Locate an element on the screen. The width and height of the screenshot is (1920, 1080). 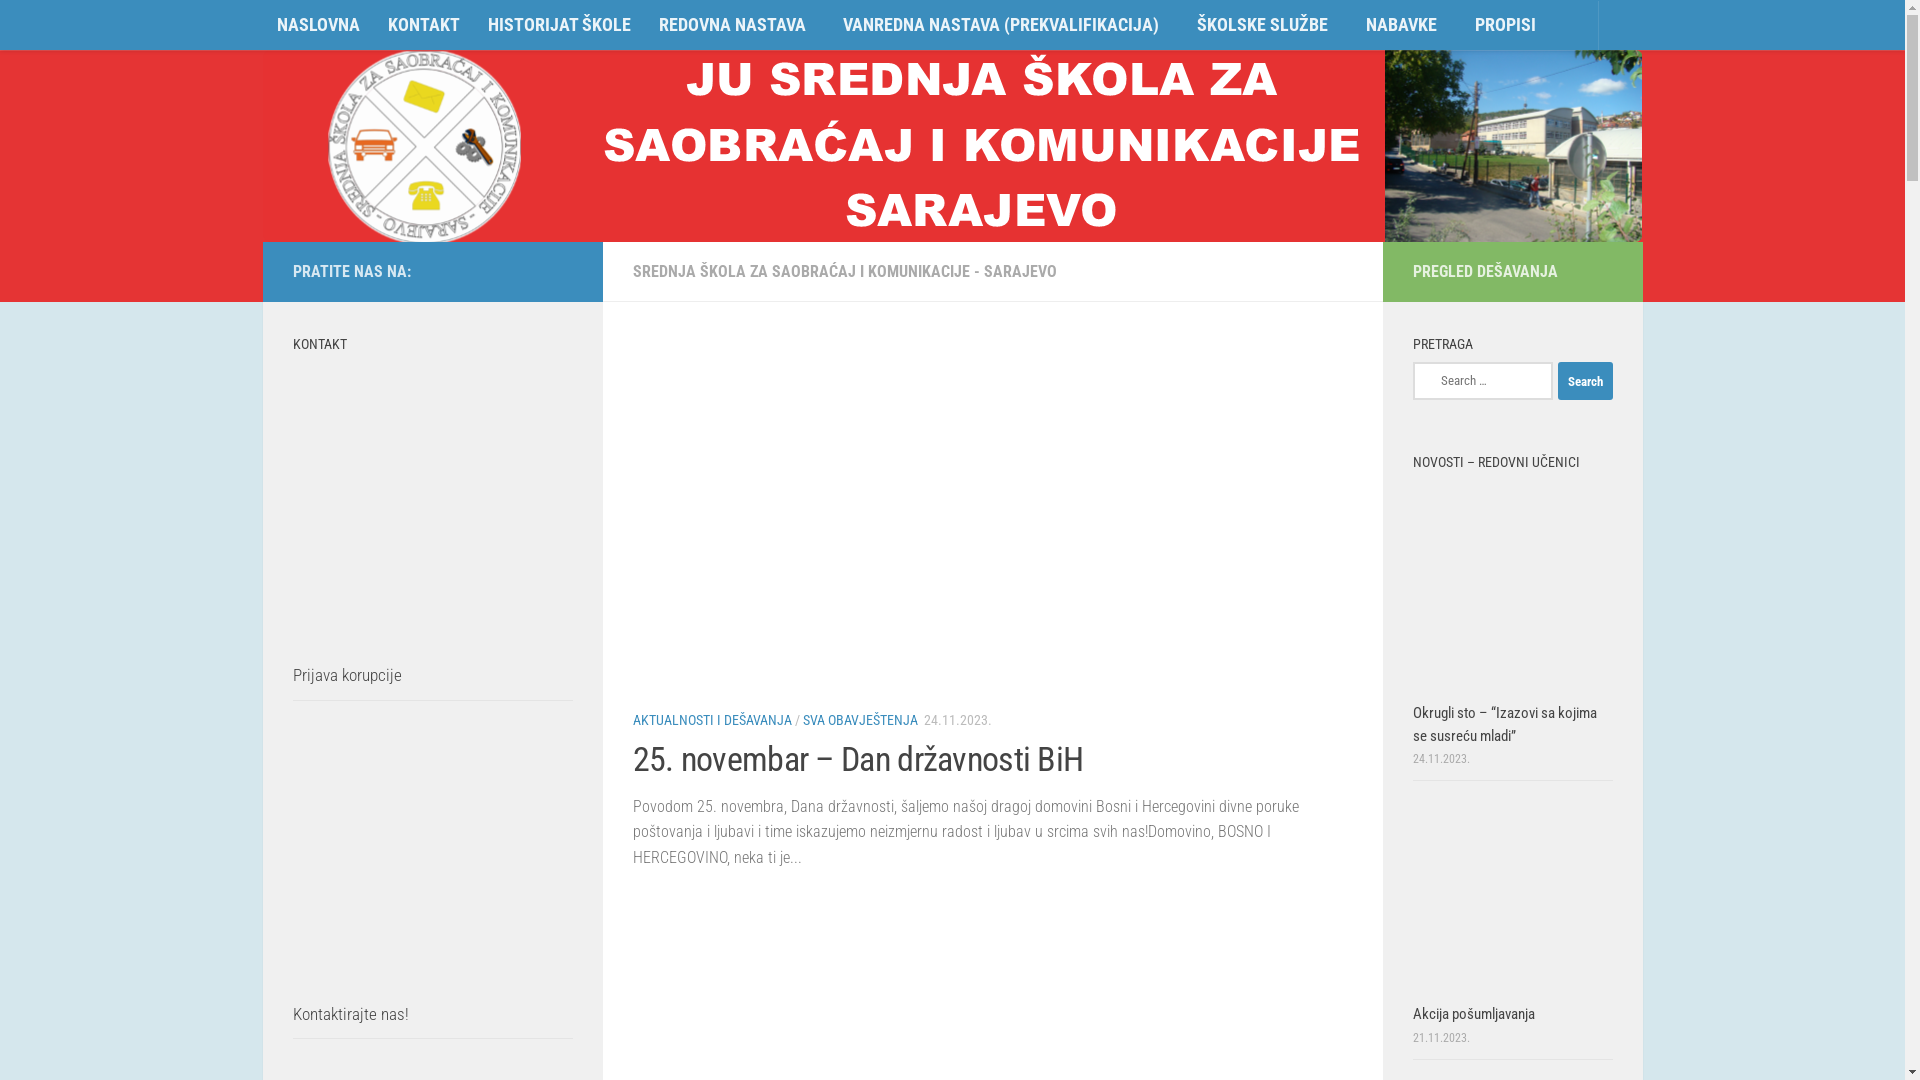
'VANREDNA NASTAVA (PREKVALIFIKACIJA)' is located at coordinates (1006, 25).